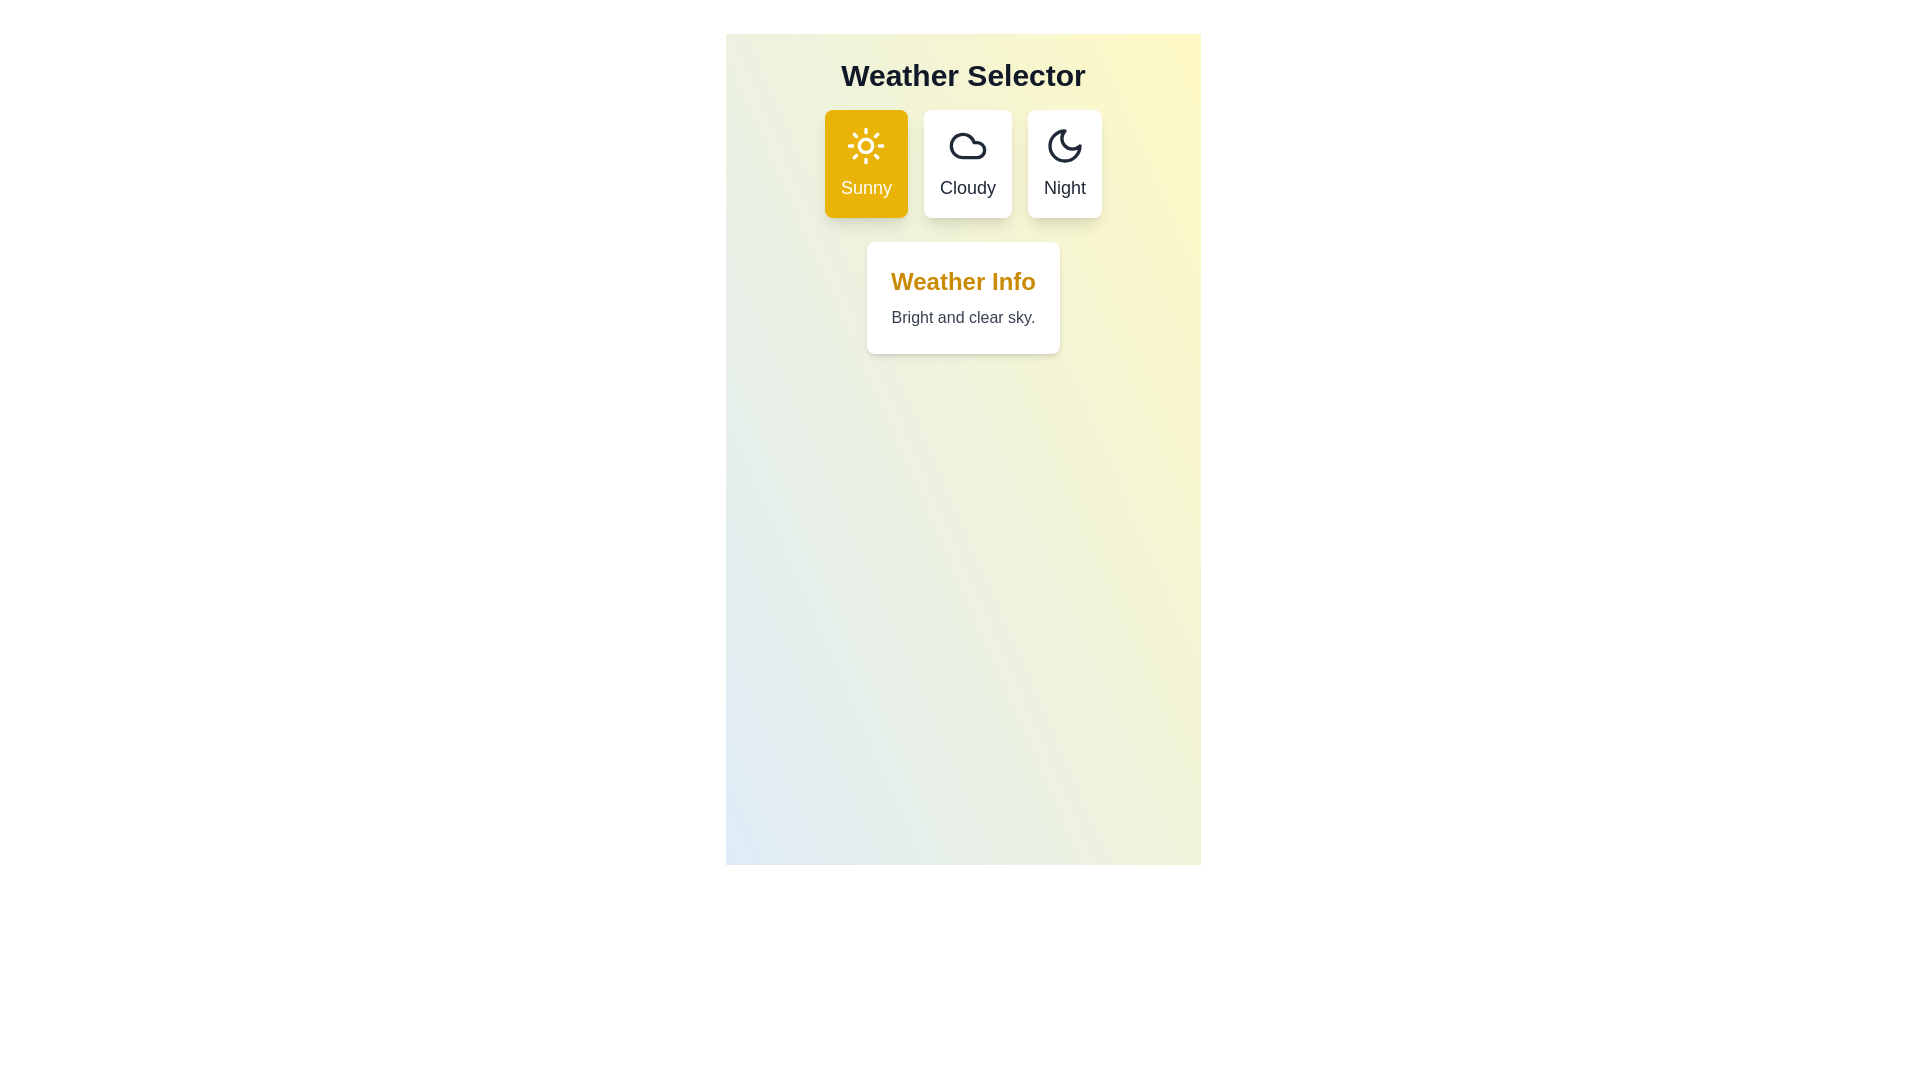 This screenshot has height=1080, width=1920. What do you see at coordinates (968, 163) in the screenshot?
I see `the weather option Cloudy by clicking on the corresponding button` at bounding box center [968, 163].